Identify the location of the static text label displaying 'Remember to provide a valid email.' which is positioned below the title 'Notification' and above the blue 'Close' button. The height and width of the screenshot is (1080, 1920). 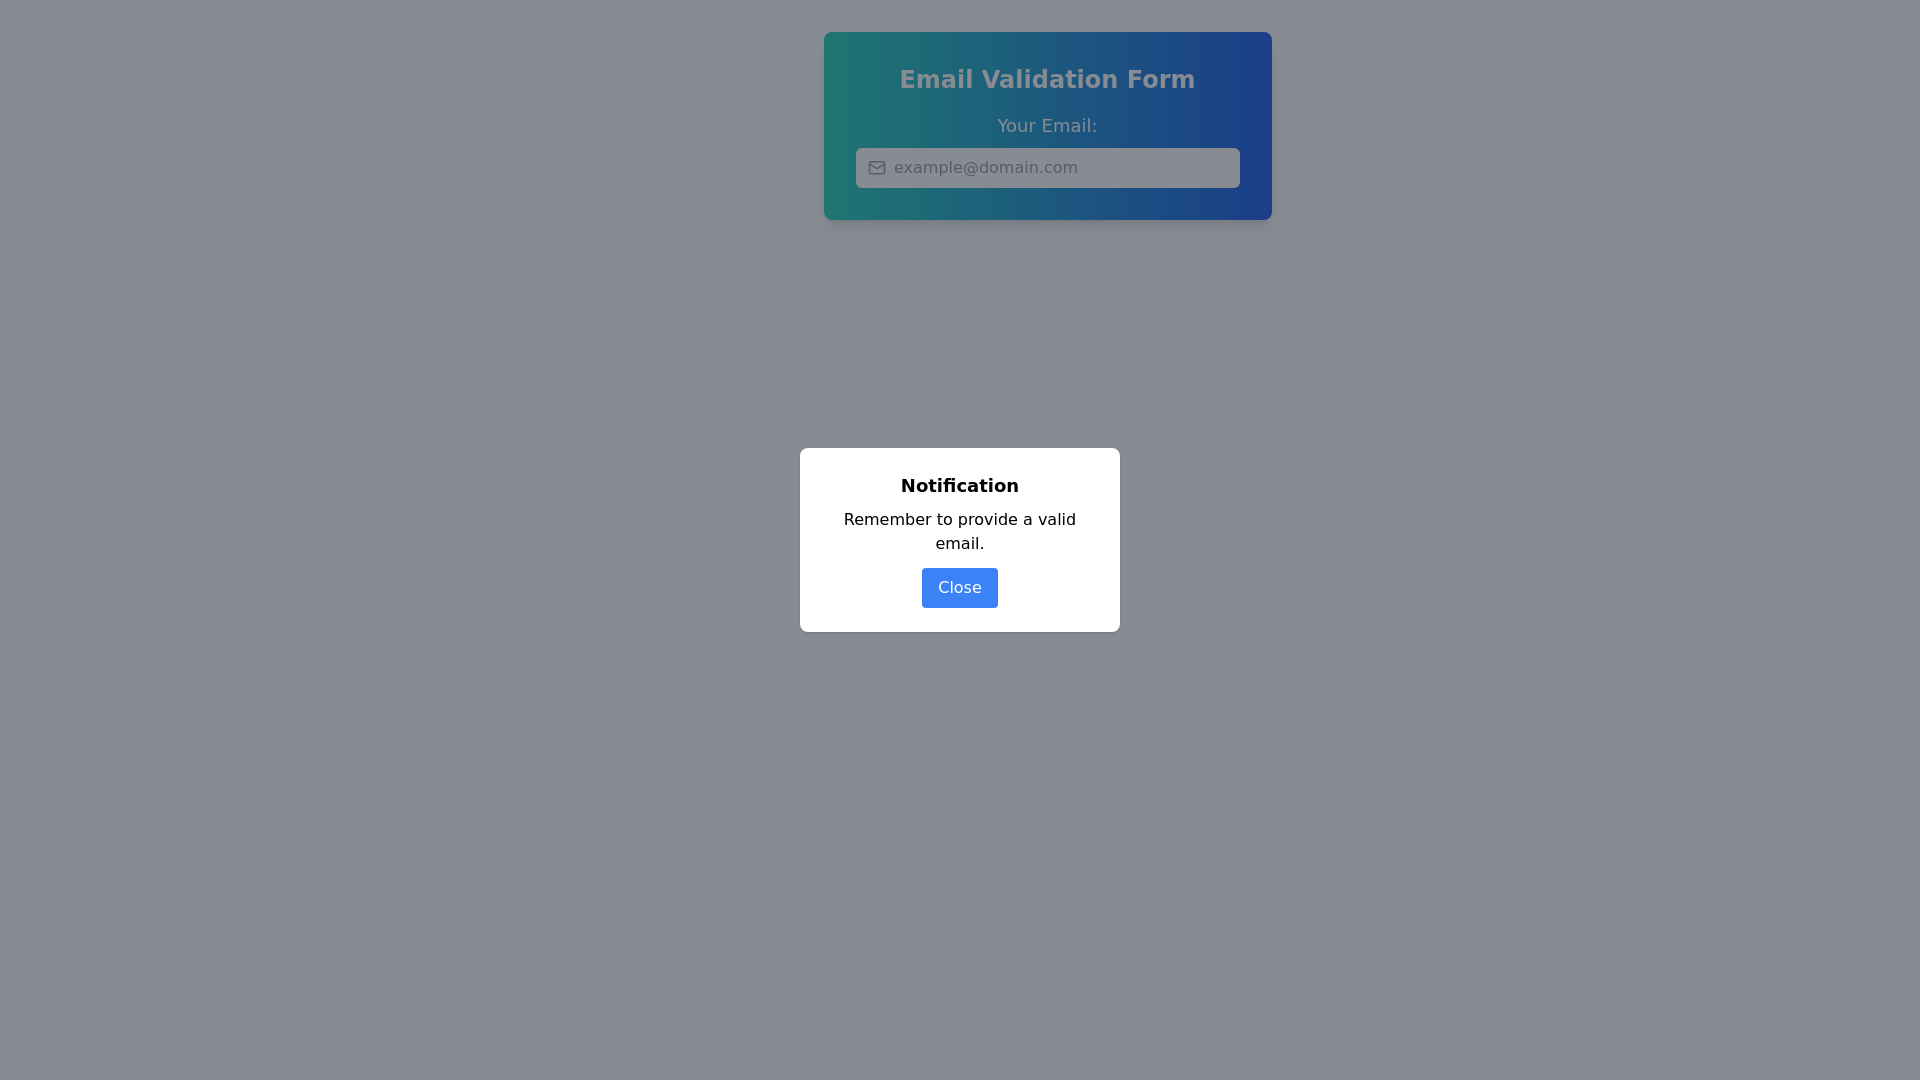
(960, 531).